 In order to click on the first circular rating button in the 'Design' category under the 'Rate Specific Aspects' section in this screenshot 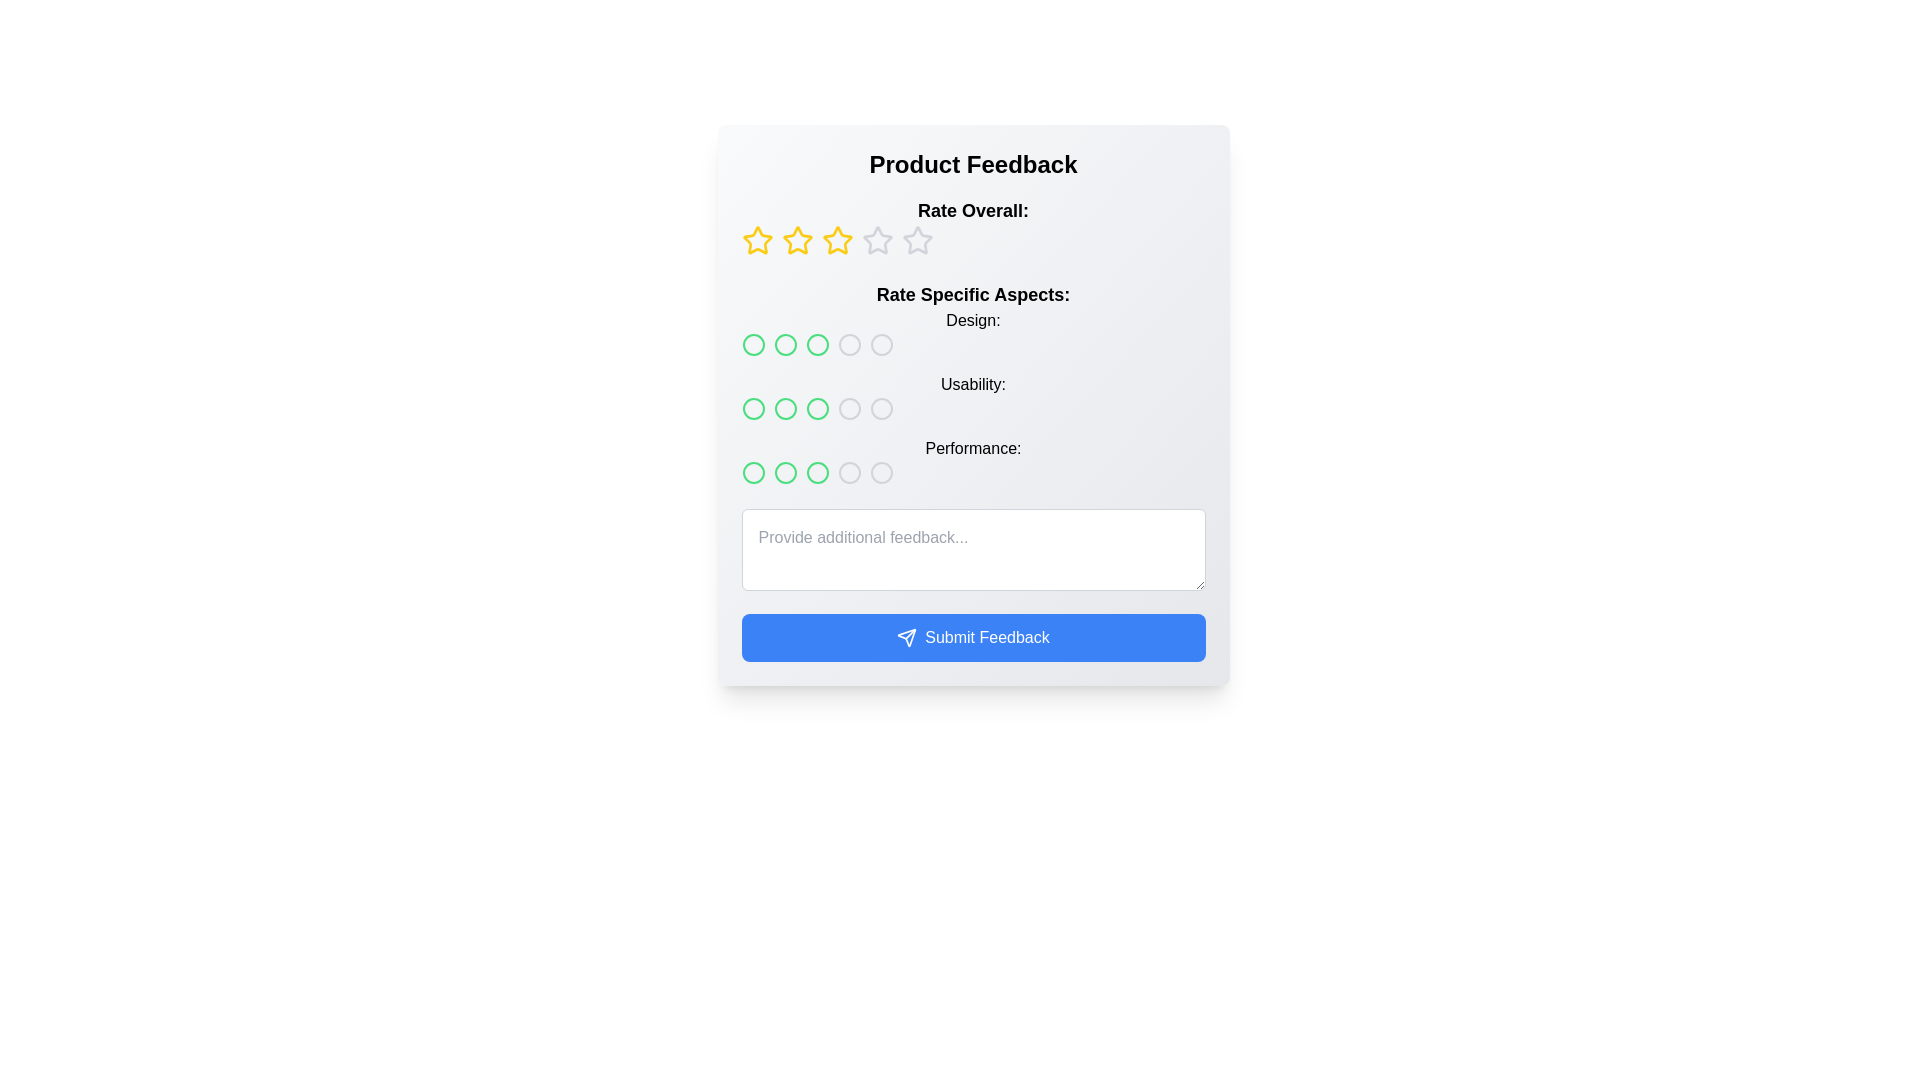, I will do `click(752, 343)`.